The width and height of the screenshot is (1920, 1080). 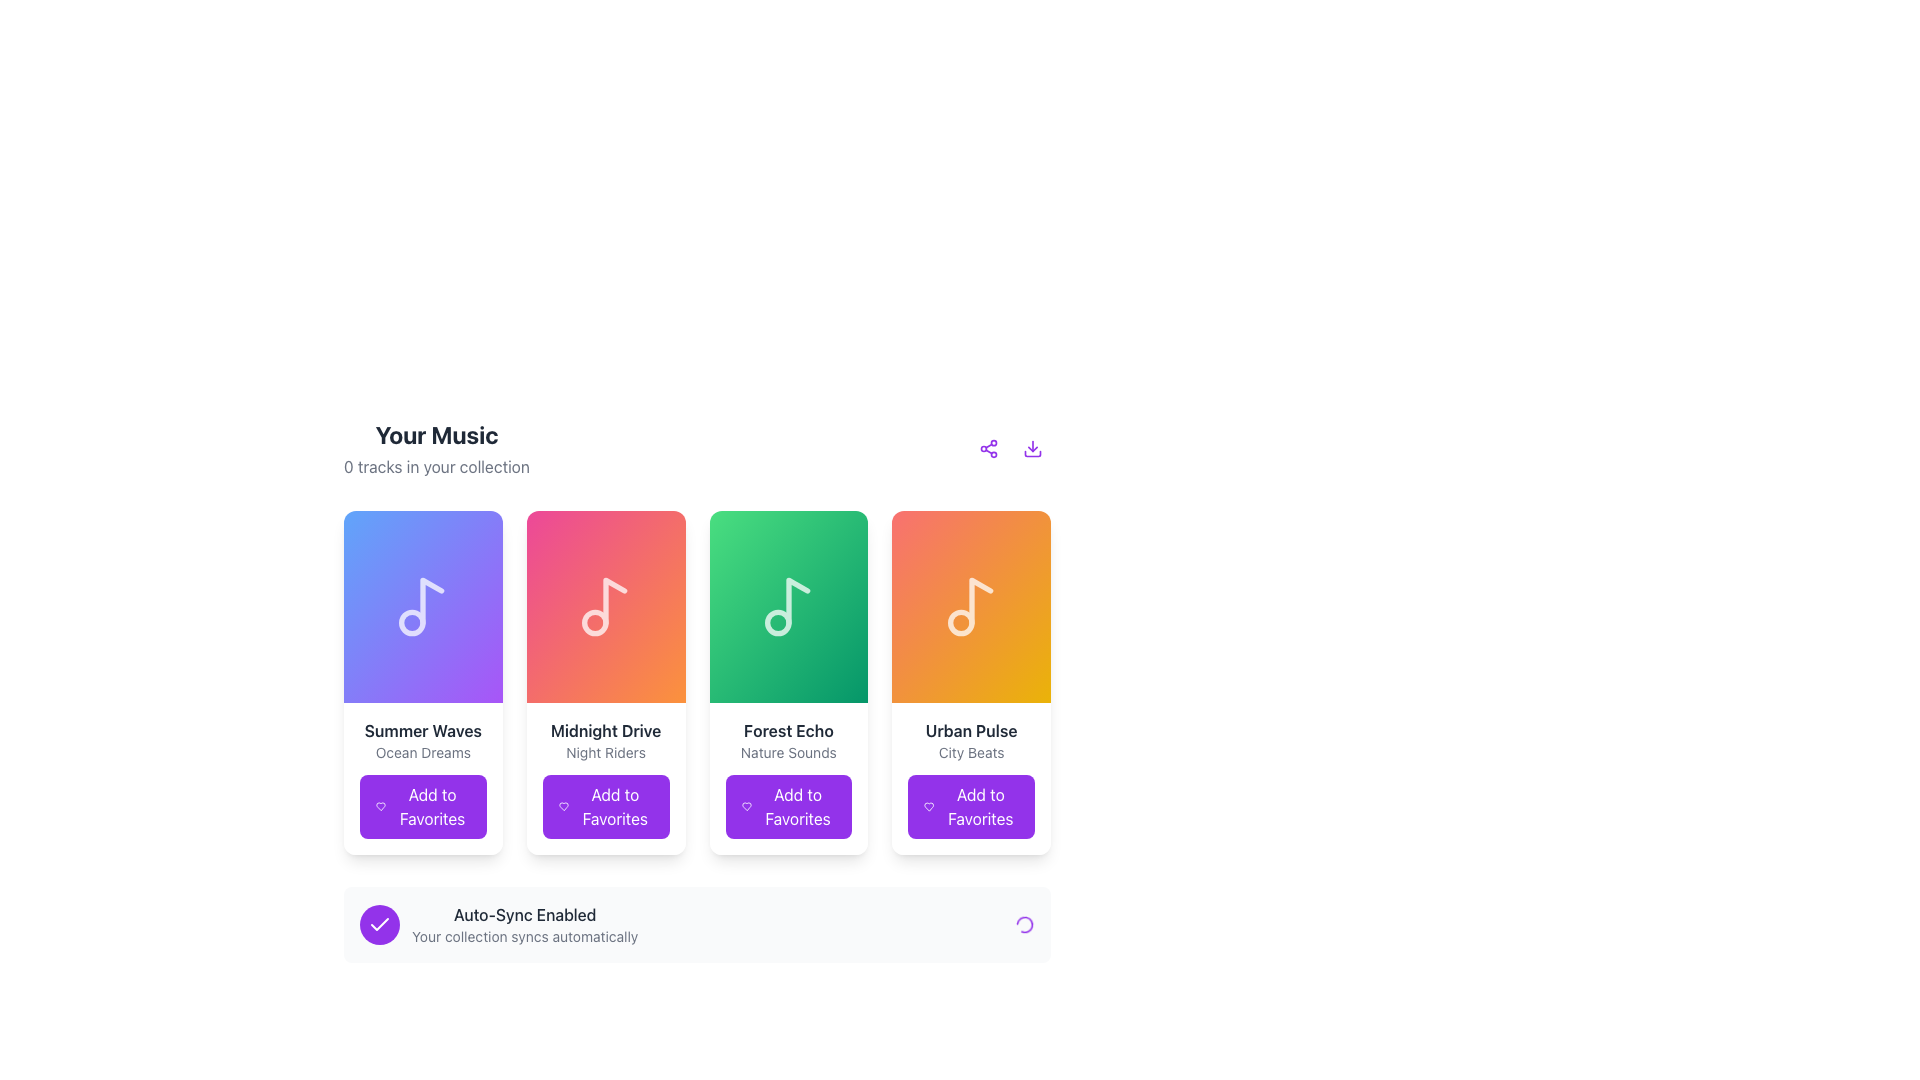 What do you see at coordinates (697, 925) in the screenshot?
I see `the Information display panel indicating that the auto-sync feature is enabled and active, located at the bottom of the visible section below the music collections grid` at bounding box center [697, 925].